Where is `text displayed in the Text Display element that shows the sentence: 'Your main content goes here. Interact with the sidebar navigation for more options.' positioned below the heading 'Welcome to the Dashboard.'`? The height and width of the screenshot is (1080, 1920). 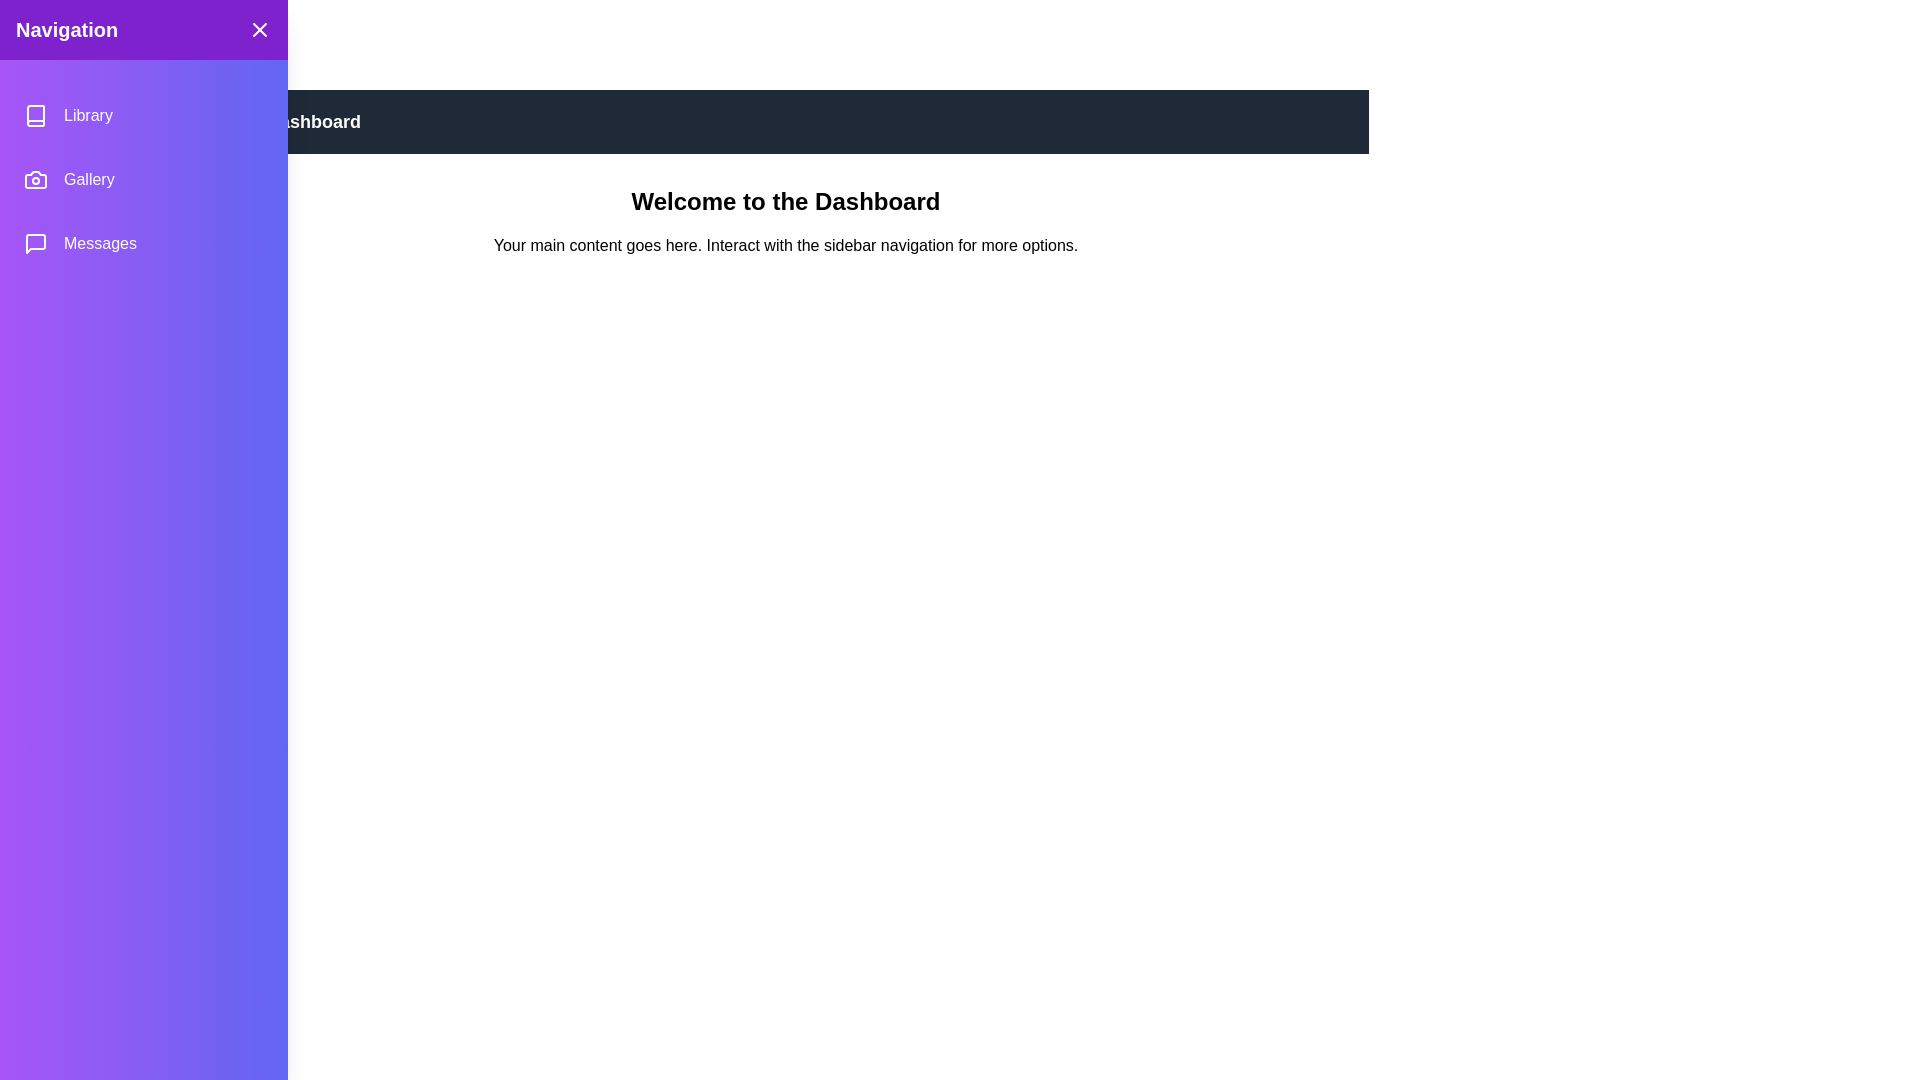 text displayed in the Text Display element that shows the sentence: 'Your main content goes here. Interact with the sidebar navigation for more options.' positioned below the heading 'Welcome to the Dashboard.' is located at coordinates (785, 245).